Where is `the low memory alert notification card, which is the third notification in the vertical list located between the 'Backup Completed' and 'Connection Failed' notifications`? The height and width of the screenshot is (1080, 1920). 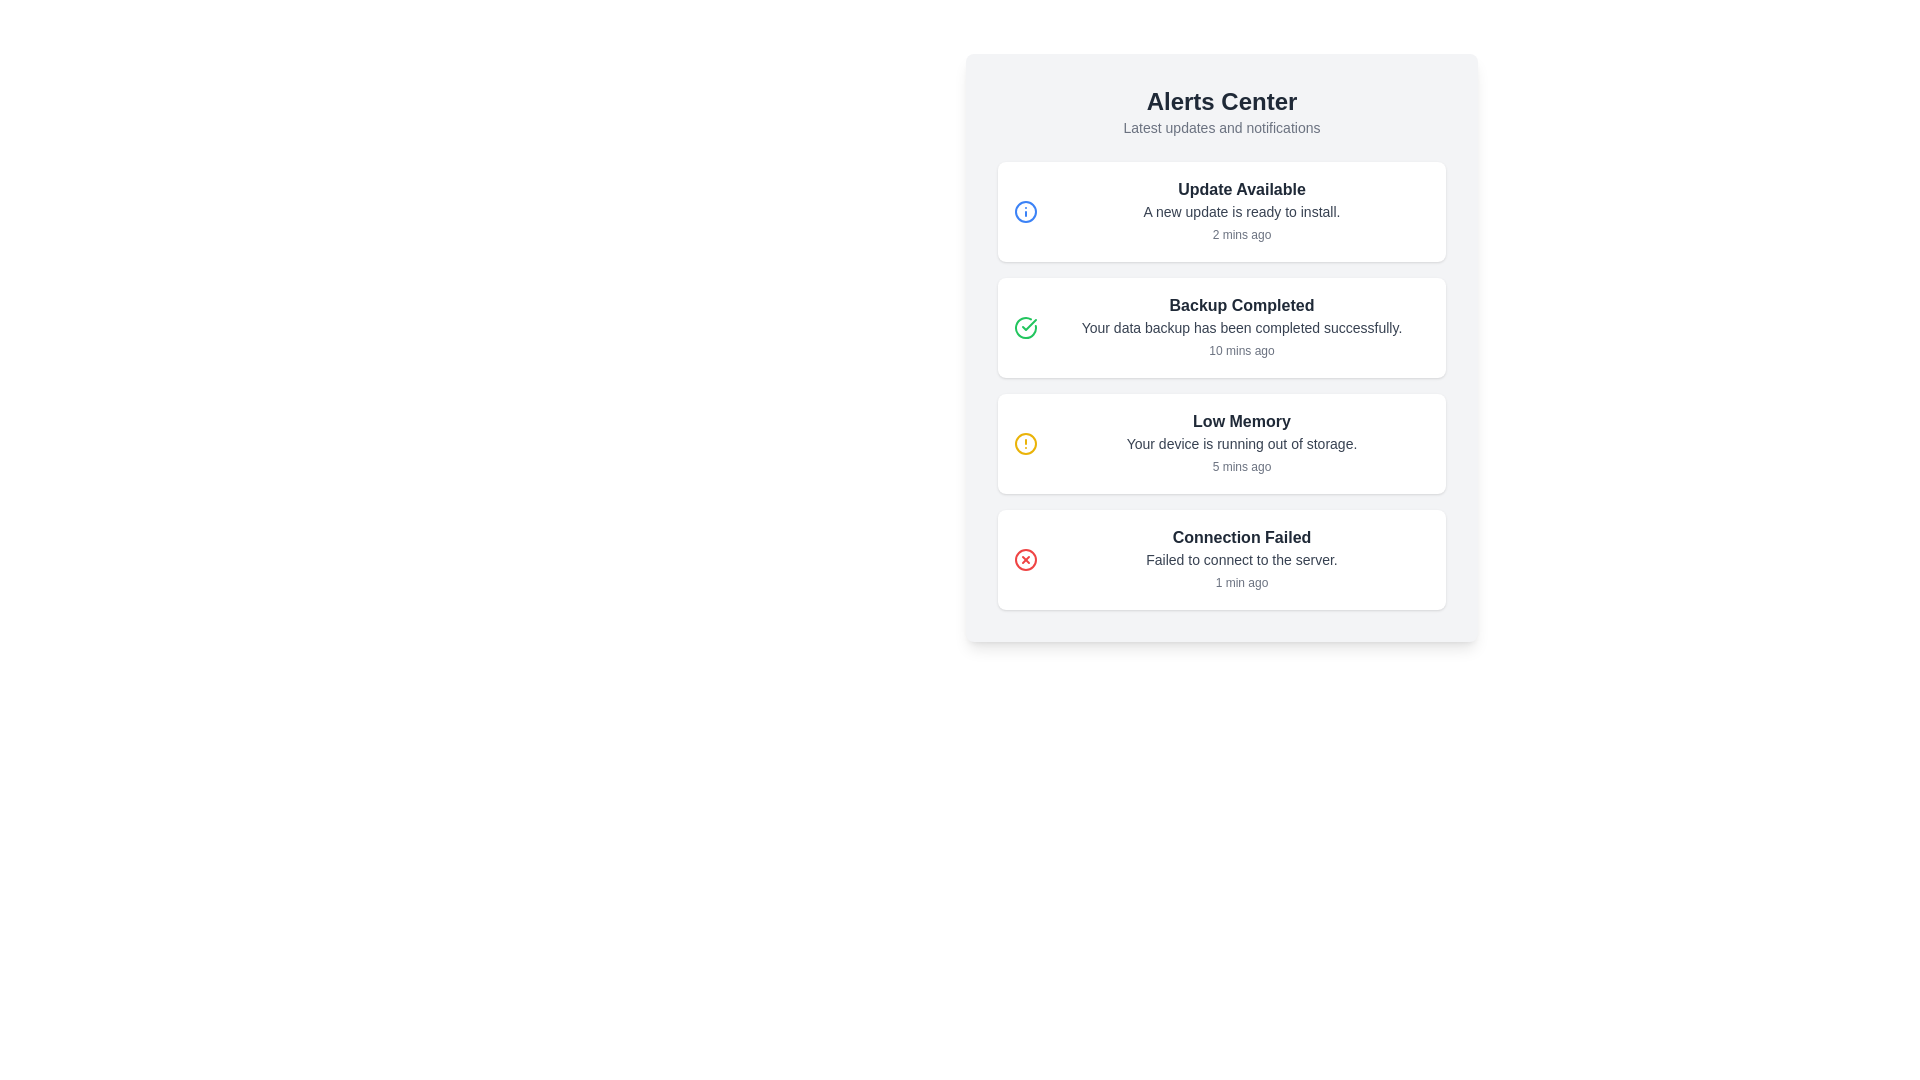
the low memory alert notification card, which is the third notification in the vertical list located between the 'Backup Completed' and 'Connection Failed' notifications is located at coordinates (1221, 442).